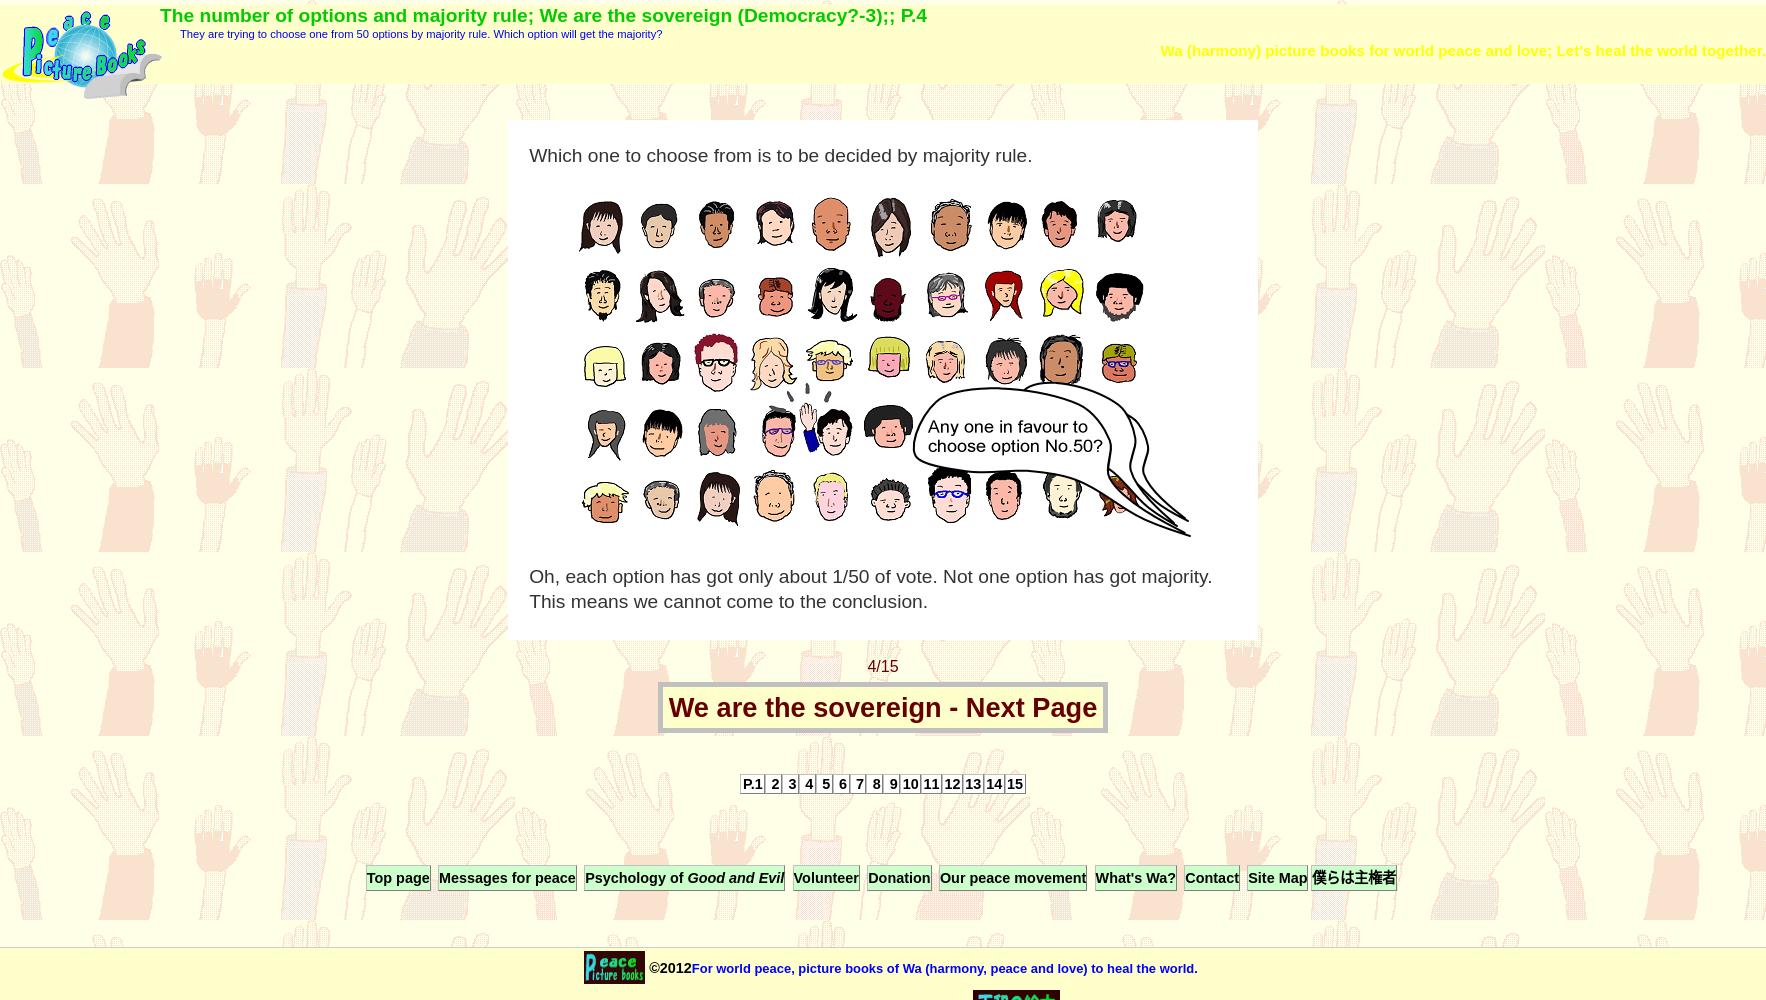 This screenshot has width=1766, height=1000. What do you see at coordinates (840, 784) in the screenshot?
I see `'6'` at bounding box center [840, 784].